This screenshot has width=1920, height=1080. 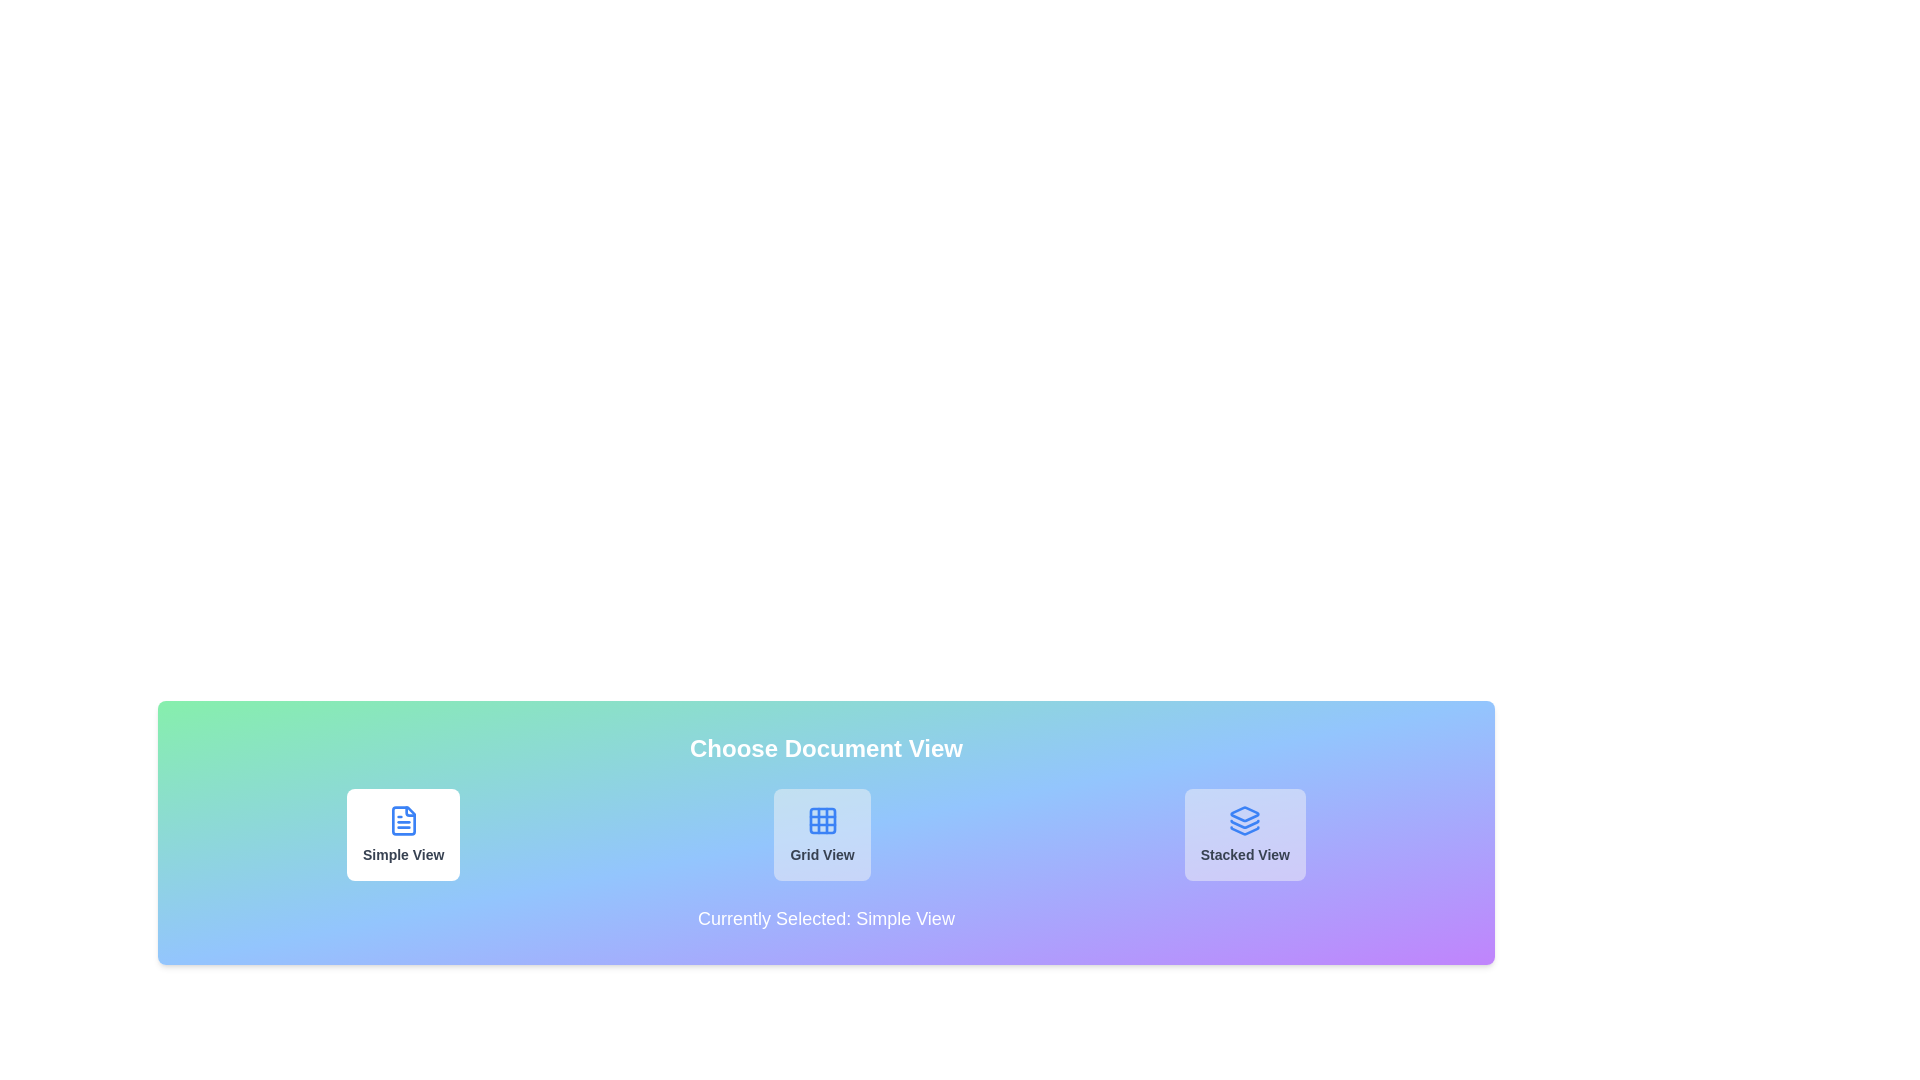 I want to click on the view mode by clicking on the corresponding button for Stacked View, so click(x=1244, y=834).